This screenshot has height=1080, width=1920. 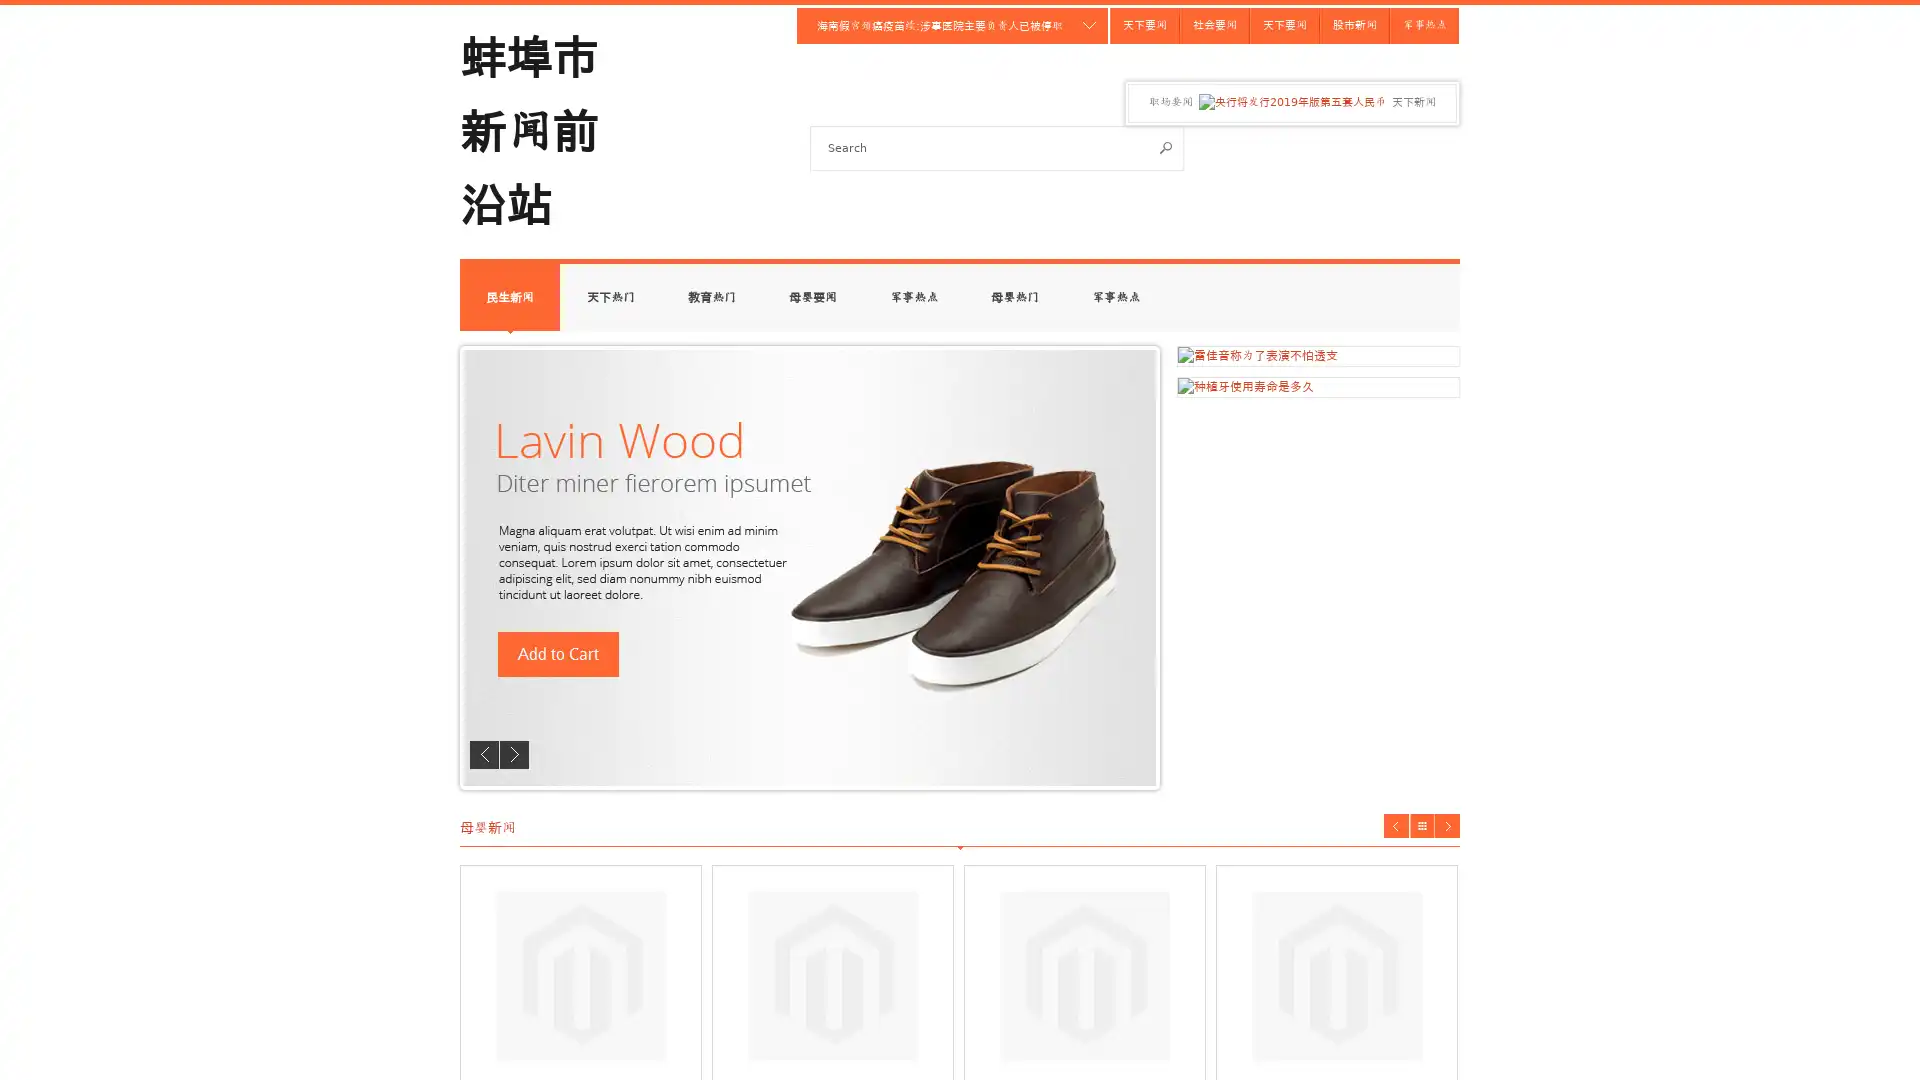 What do you see at coordinates (1166, 146) in the screenshot?
I see `Search` at bounding box center [1166, 146].